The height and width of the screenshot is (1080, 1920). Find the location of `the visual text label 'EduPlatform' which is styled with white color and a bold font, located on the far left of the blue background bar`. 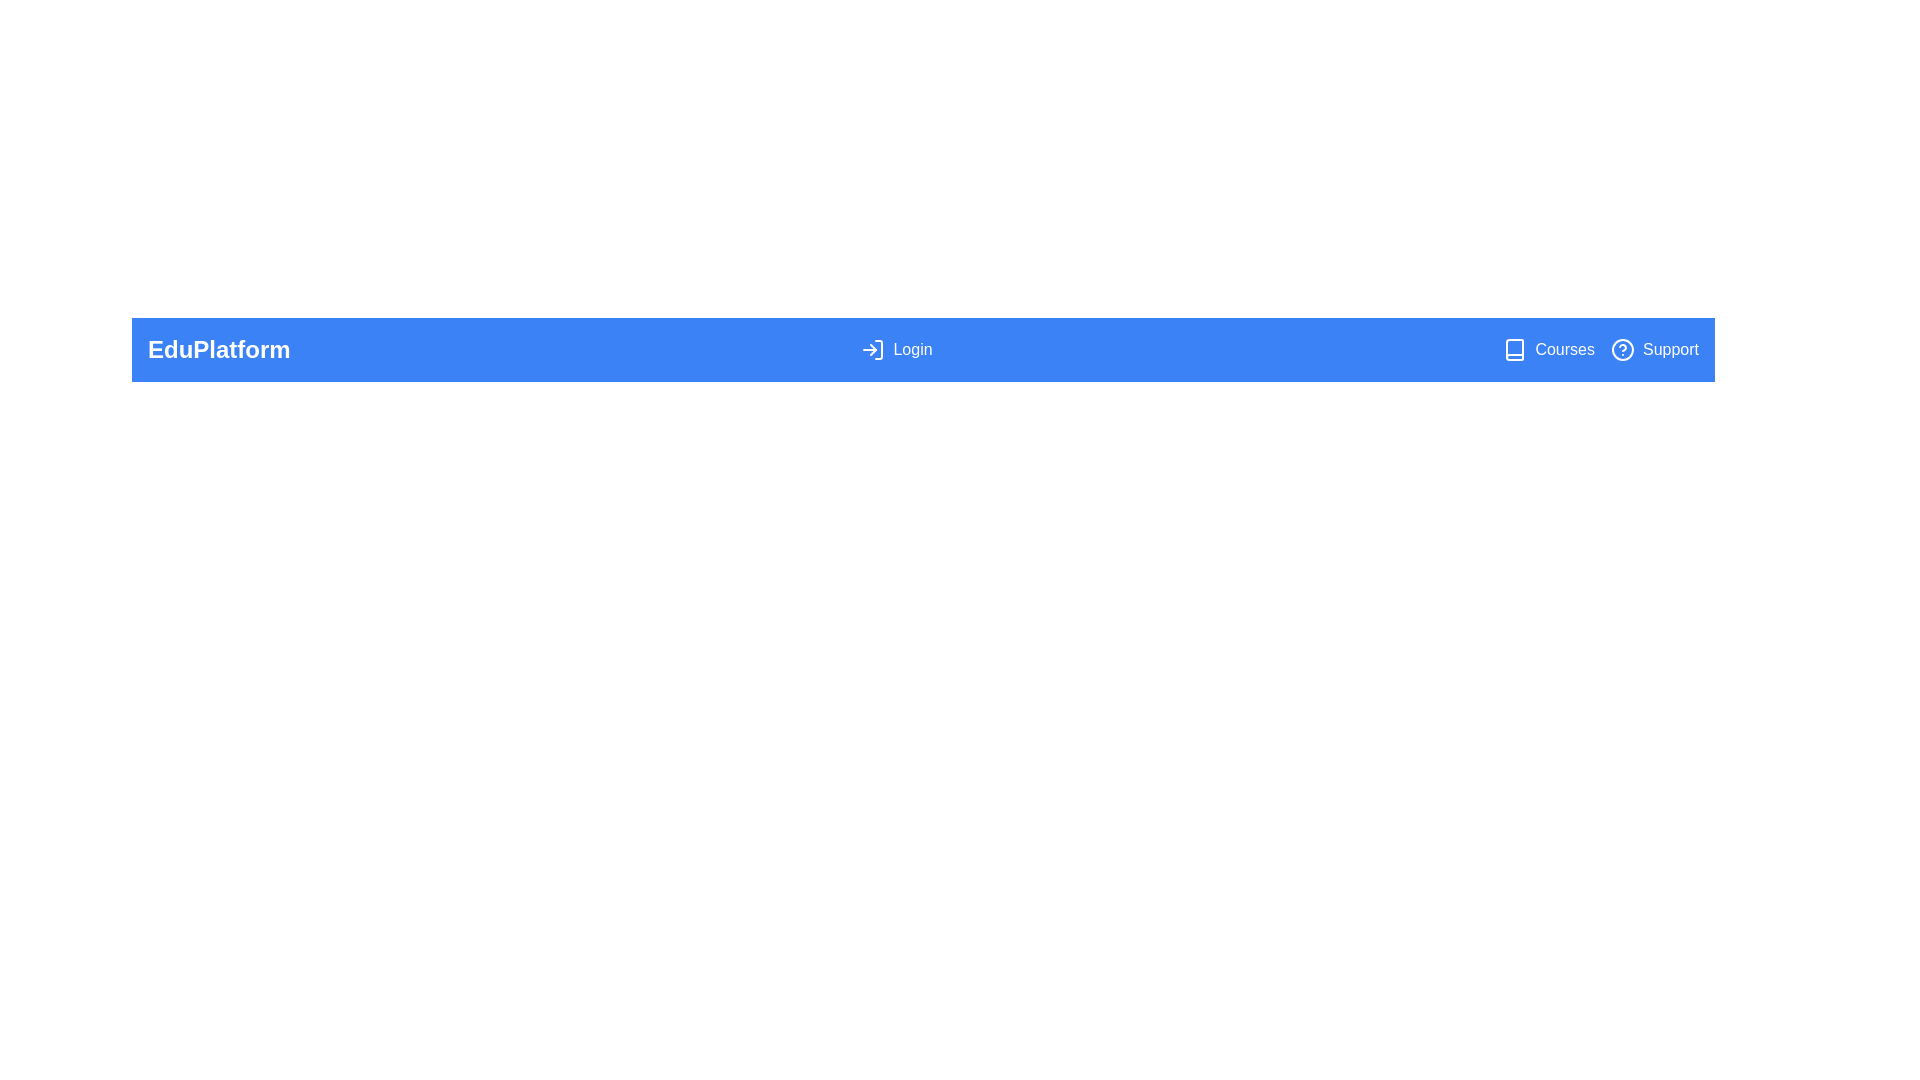

the visual text label 'EduPlatform' which is styled with white color and a bold font, located on the far left of the blue background bar is located at coordinates (219, 349).